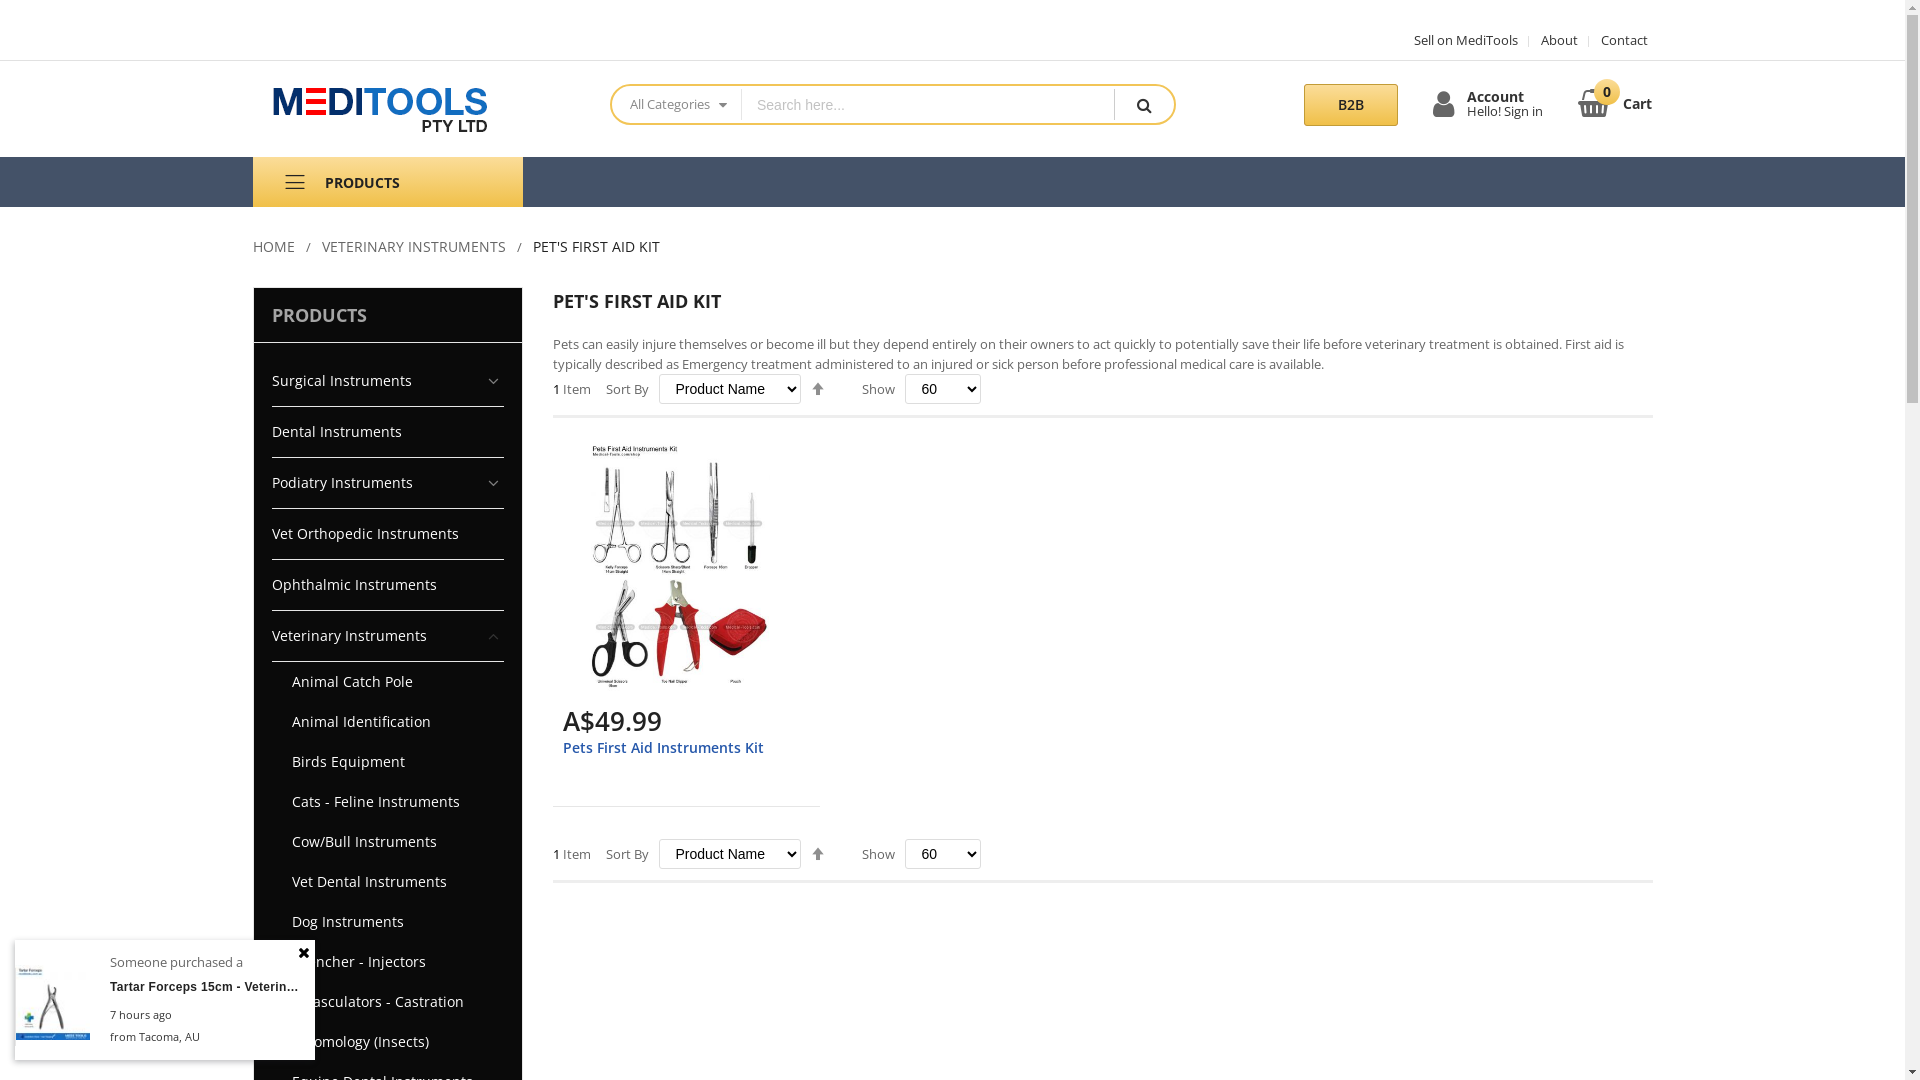  Describe the element at coordinates (388, 431) in the screenshot. I see `'Dental Instruments'` at that location.